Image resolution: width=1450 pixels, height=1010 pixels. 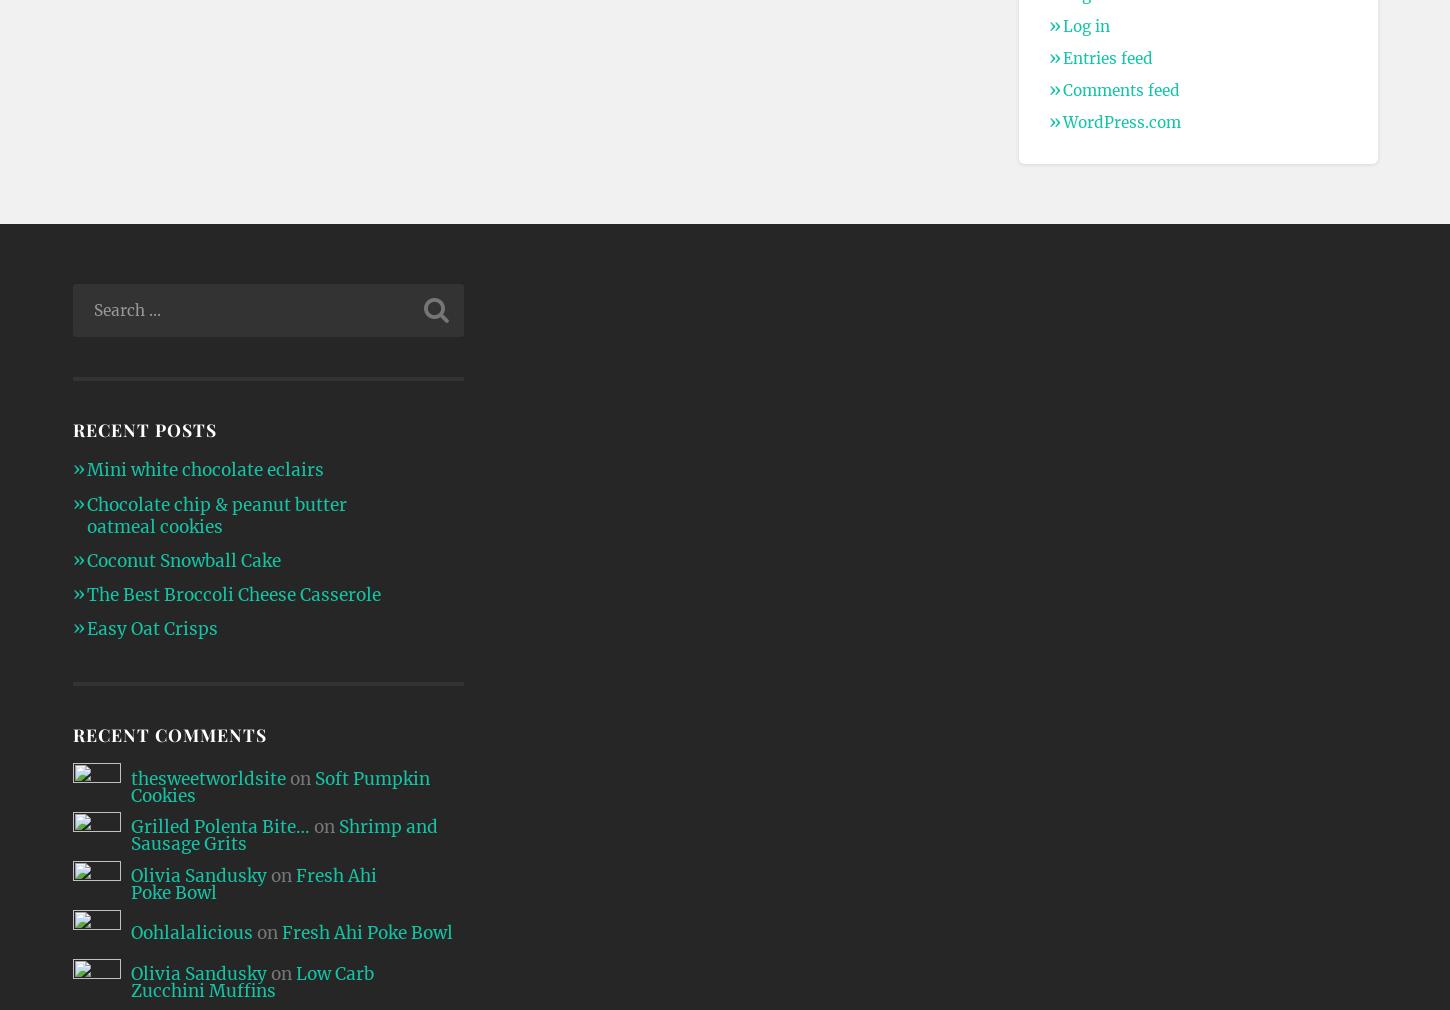 I want to click on 'Easy Oat Crisps', so click(x=85, y=628).